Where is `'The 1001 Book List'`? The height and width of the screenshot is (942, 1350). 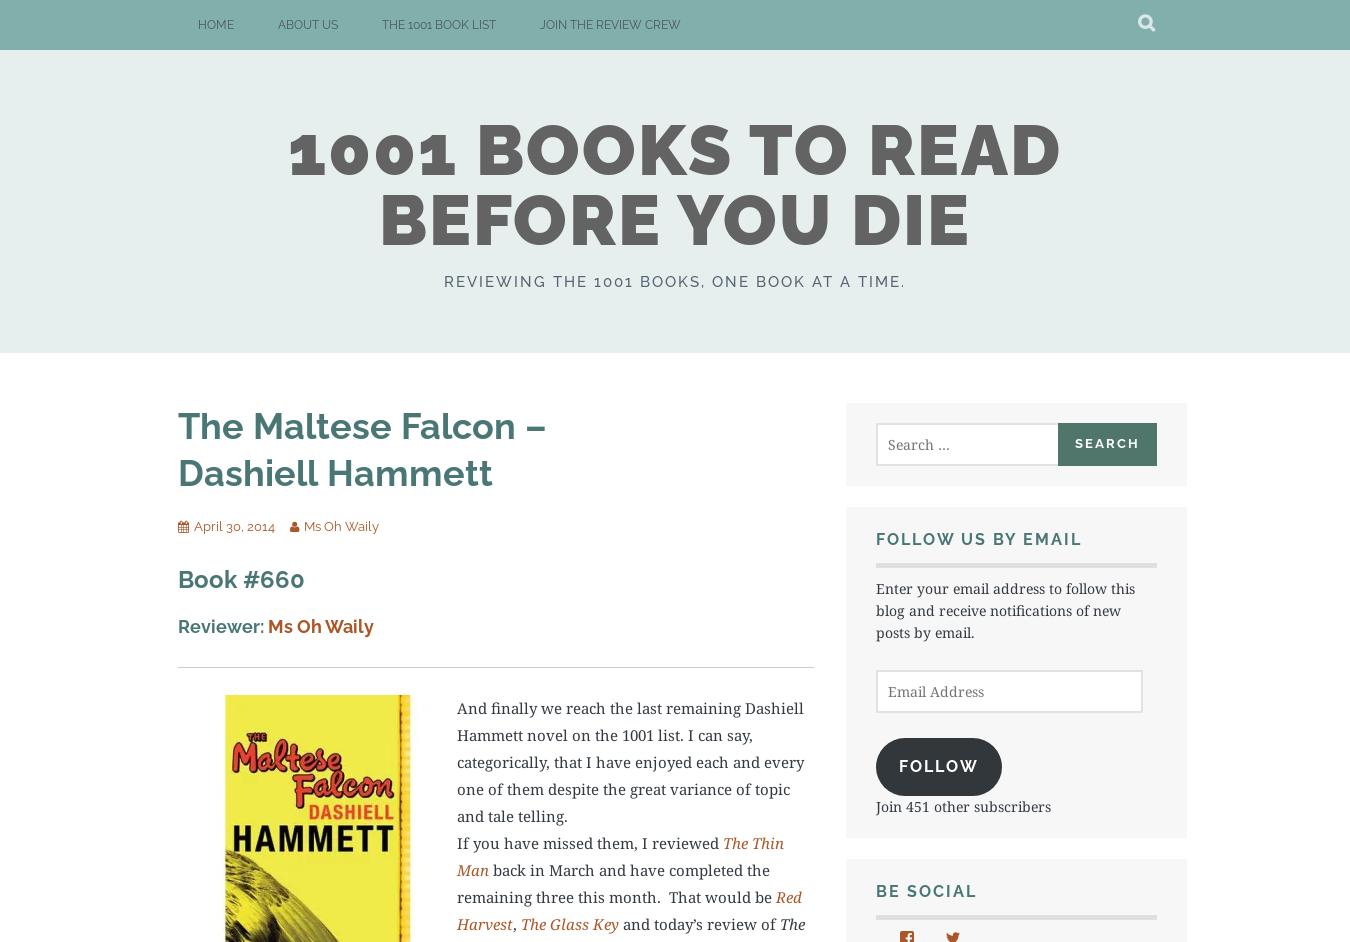 'The 1001 Book List' is located at coordinates (439, 24).